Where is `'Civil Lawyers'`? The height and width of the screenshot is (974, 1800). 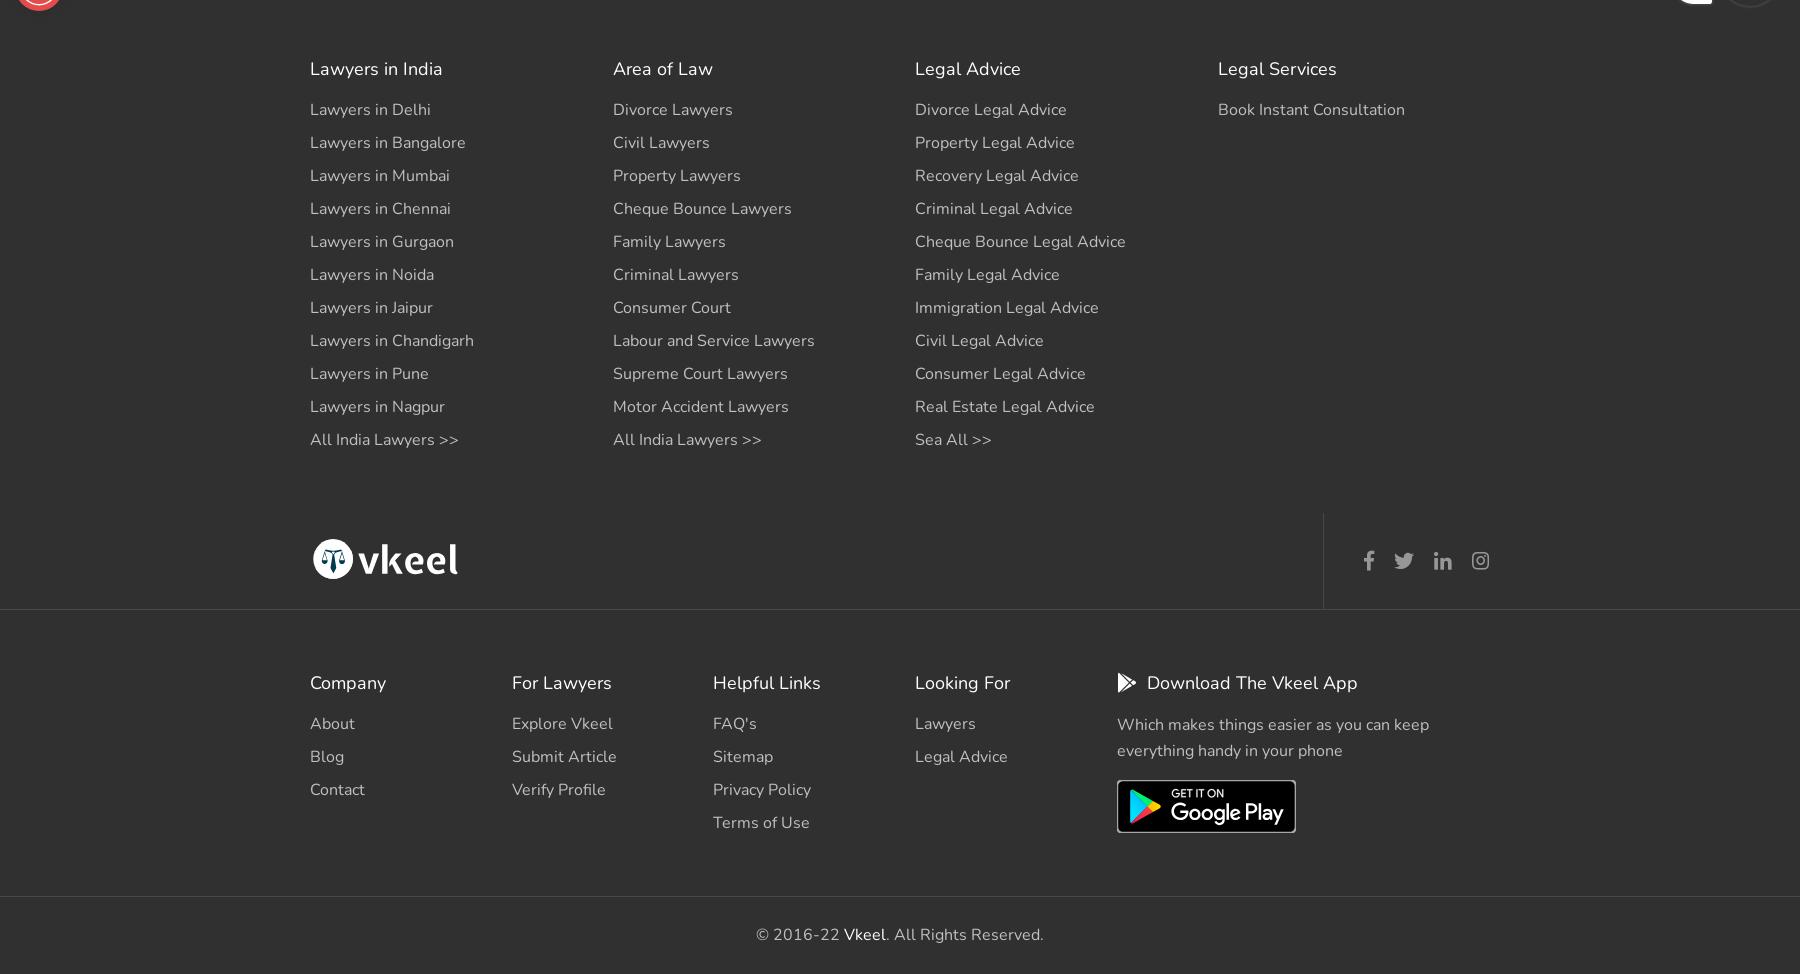
'Civil Lawyers' is located at coordinates (660, 141).